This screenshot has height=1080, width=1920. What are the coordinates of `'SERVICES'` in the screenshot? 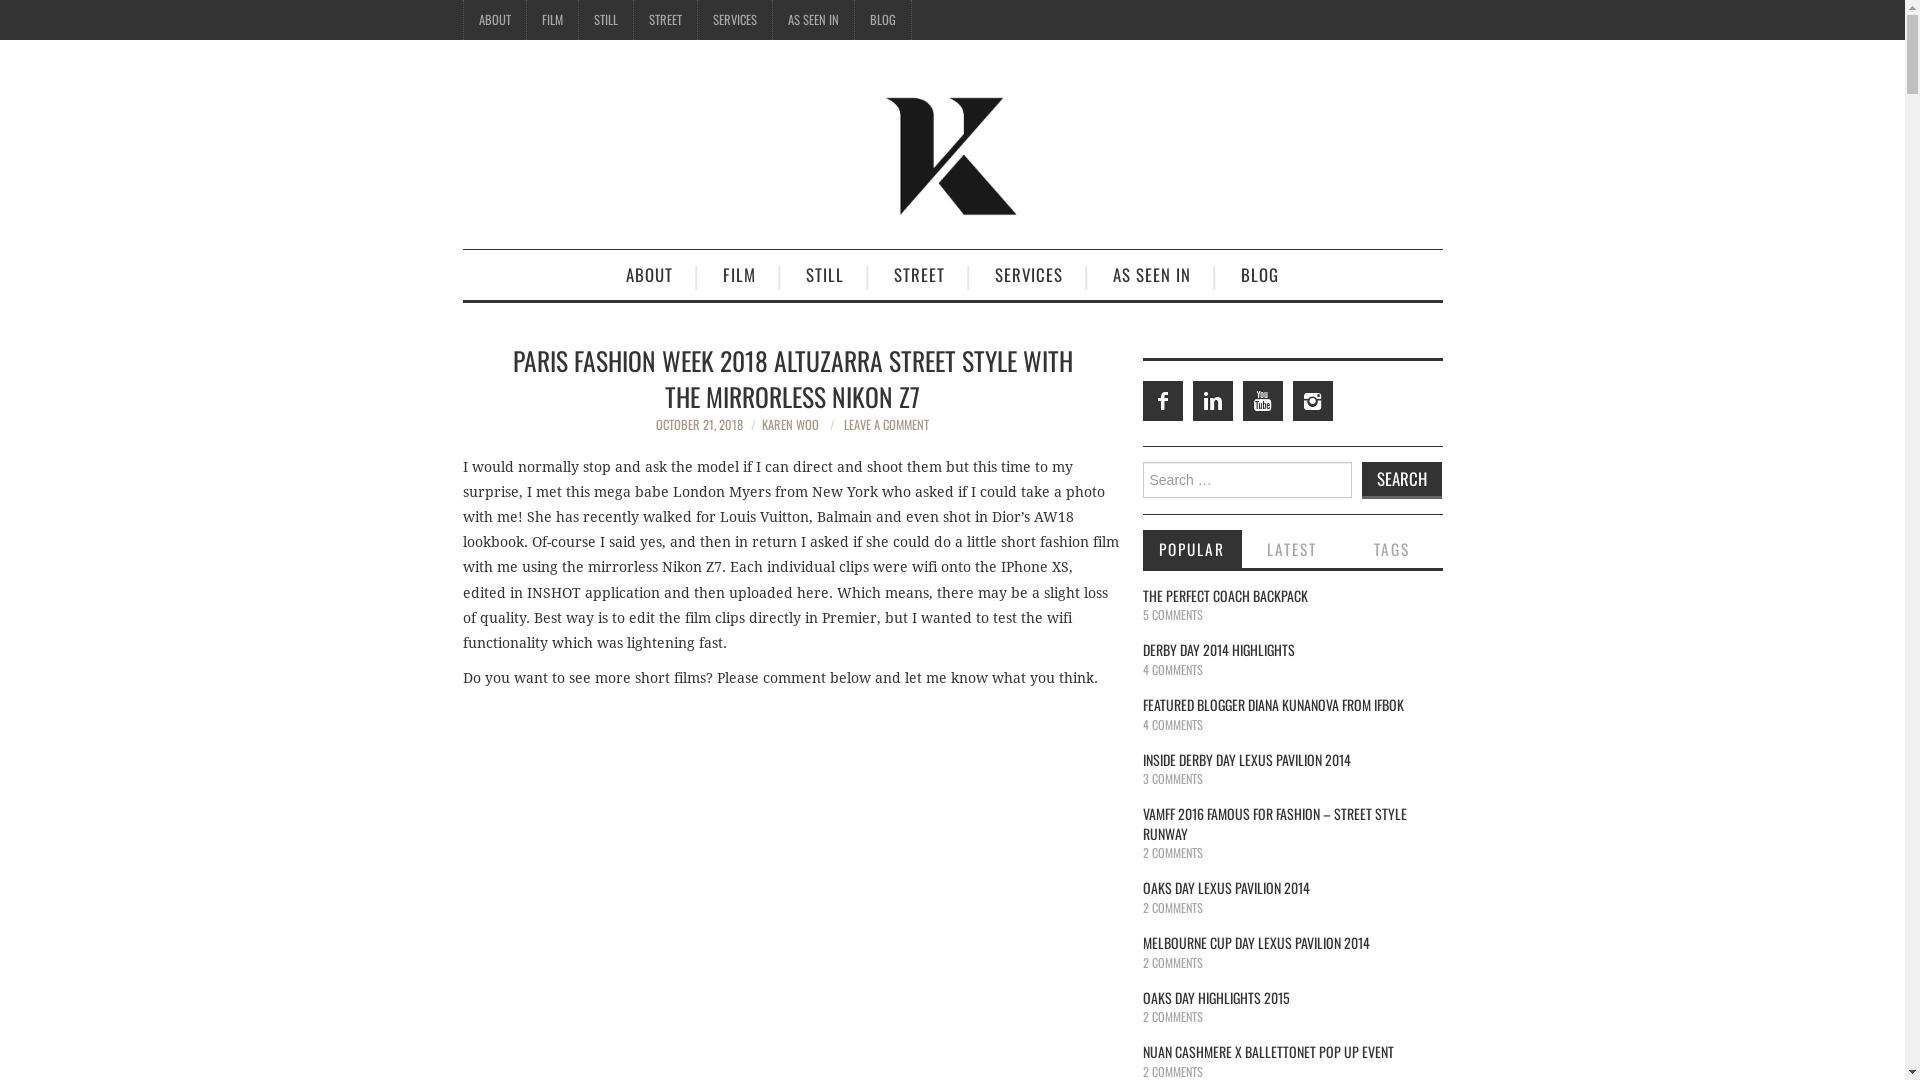 It's located at (1028, 274).